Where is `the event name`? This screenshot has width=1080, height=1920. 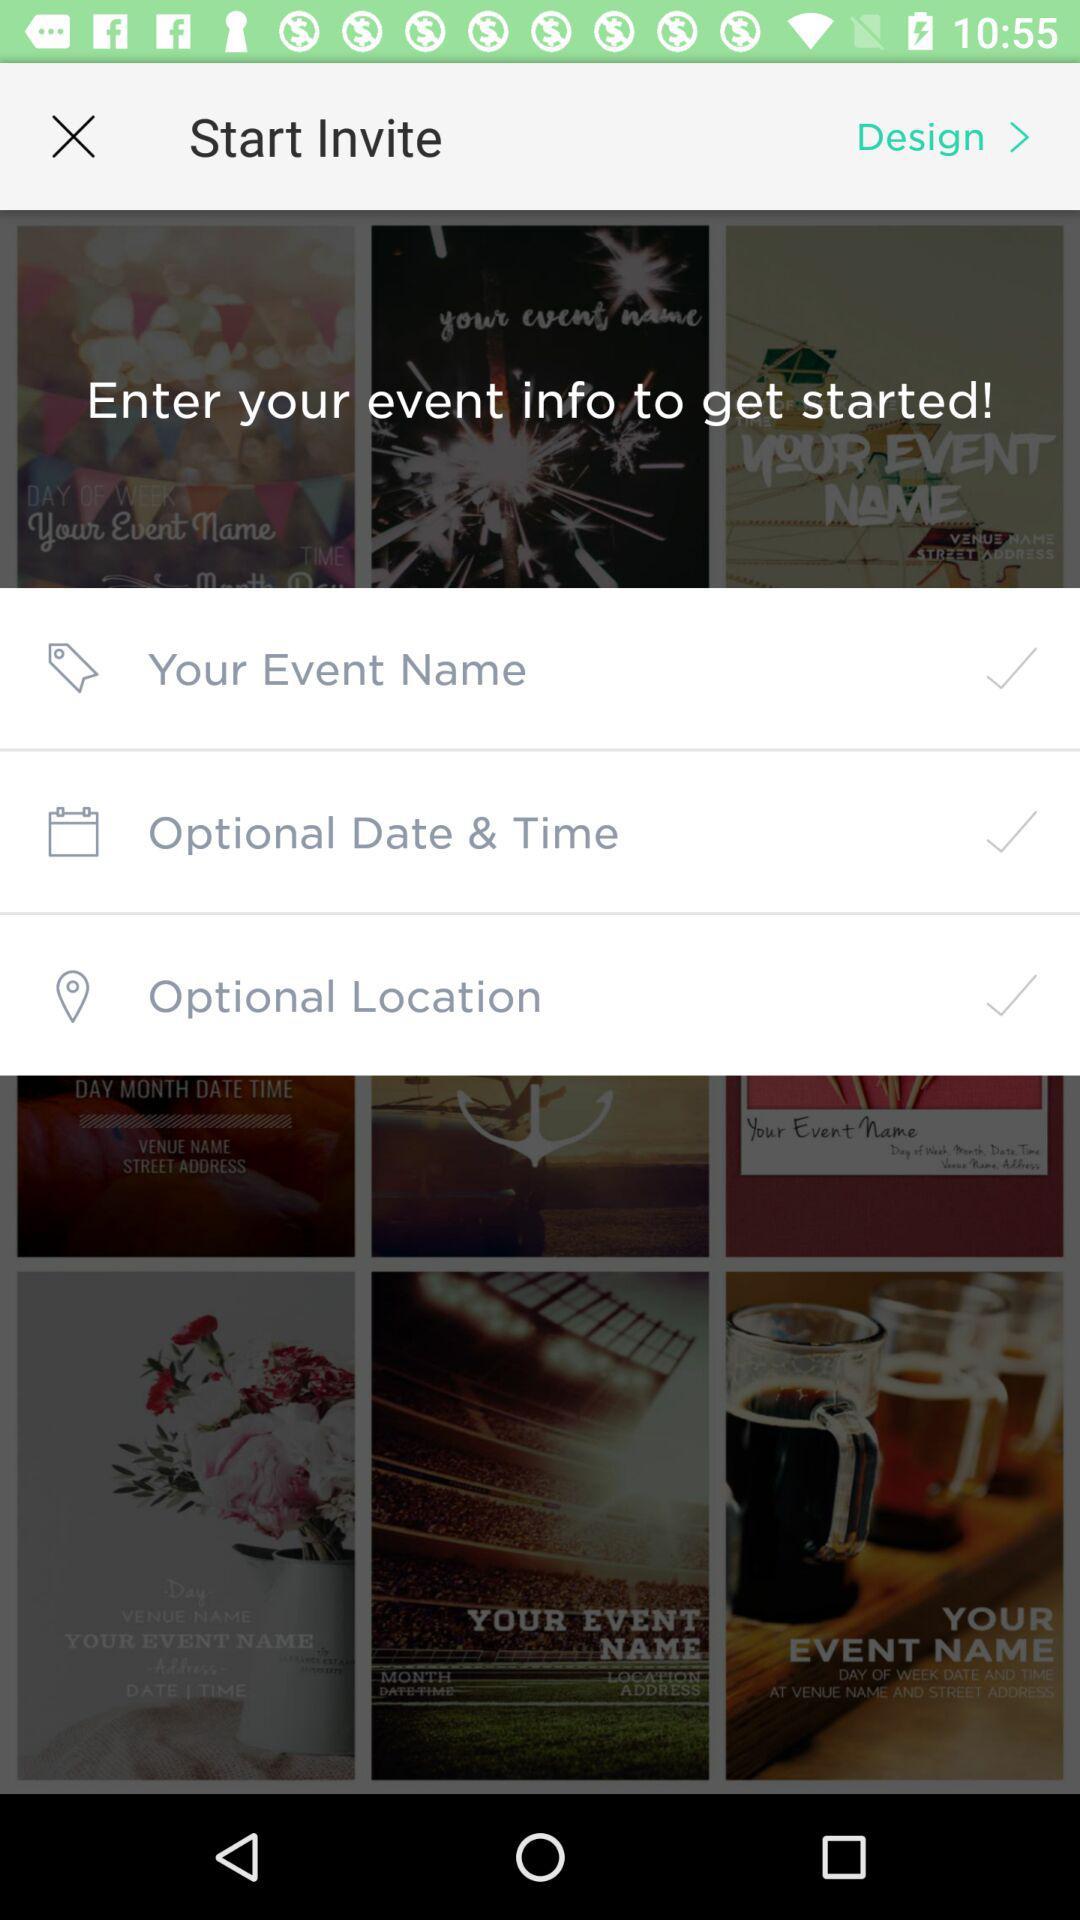
the event name is located at coordinates (540, 668).